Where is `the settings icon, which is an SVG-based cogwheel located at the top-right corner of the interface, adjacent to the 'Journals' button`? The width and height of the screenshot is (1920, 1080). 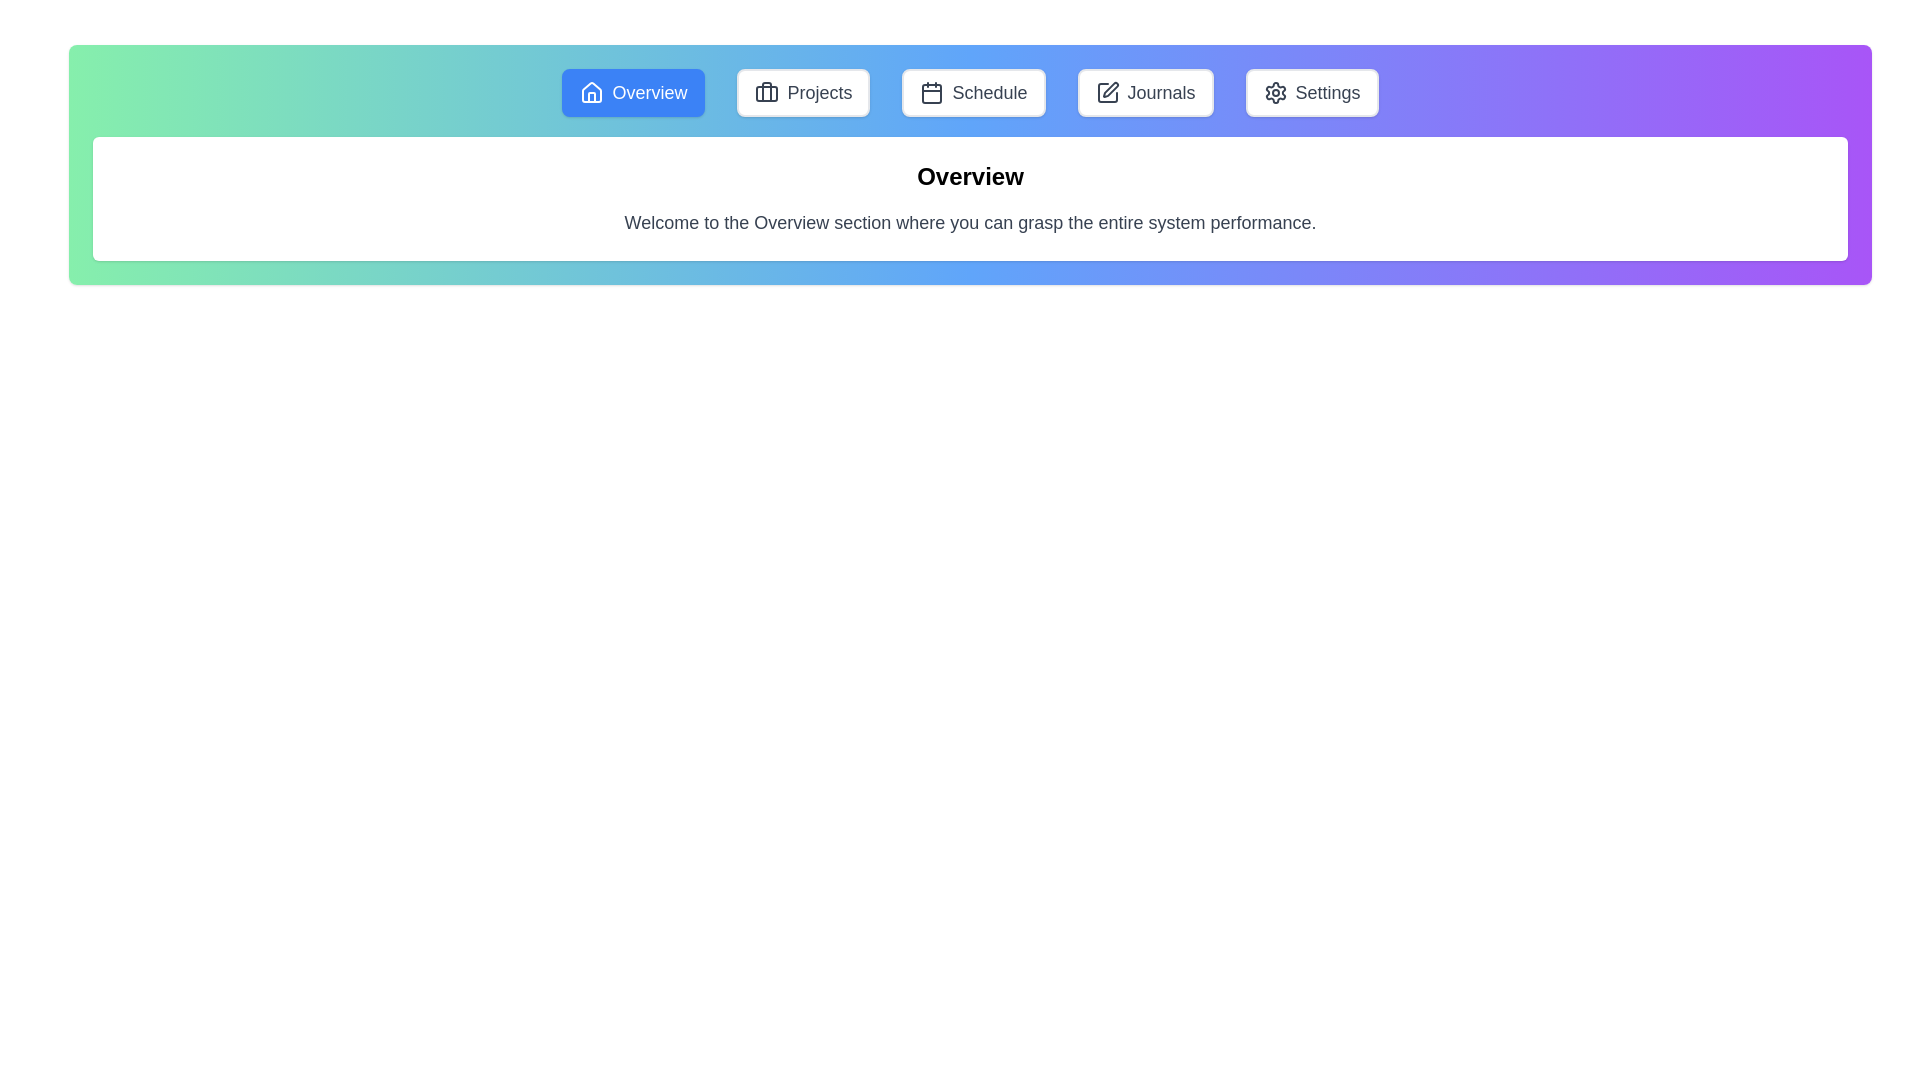 the settings icon, which is an SVG-based cogwheel located at the top-right corner of the interface, adjacent to the 'Journals' button is located at coordinates (1274, 92).